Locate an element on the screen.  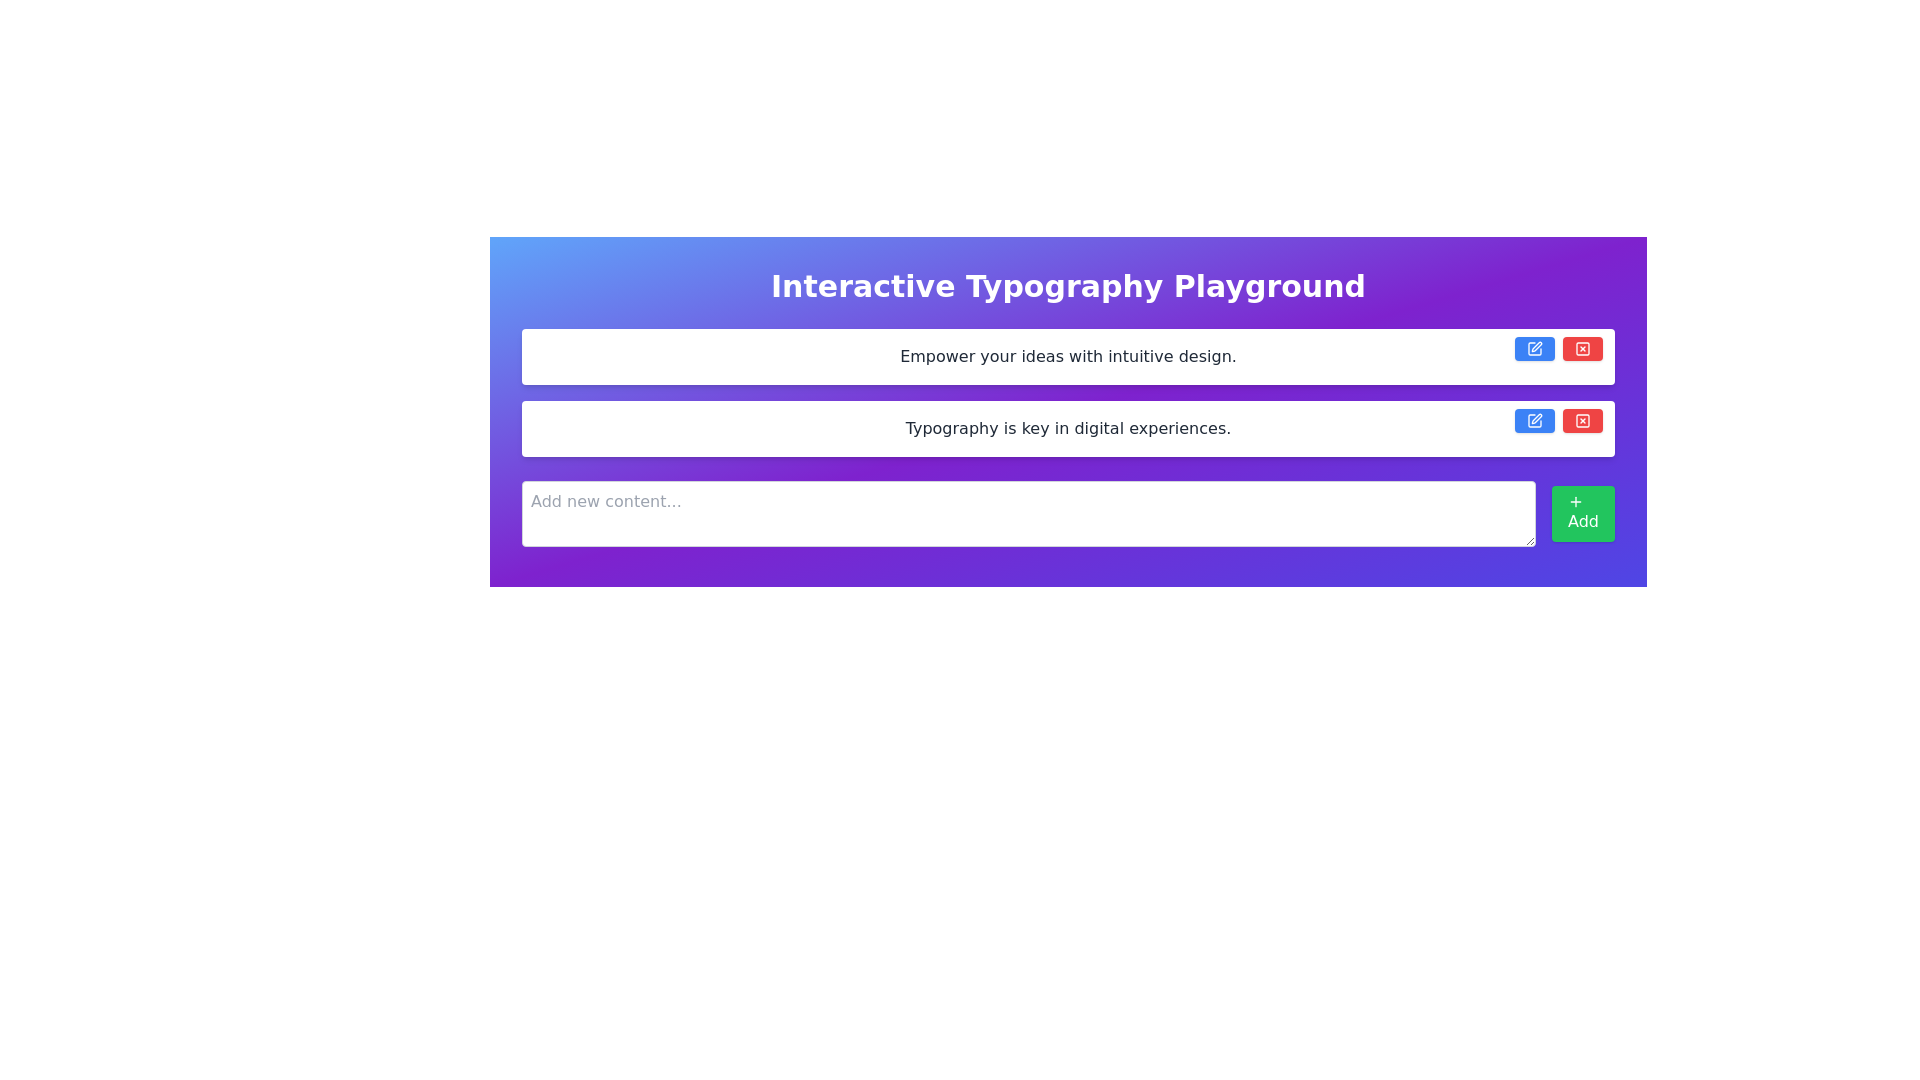
the small plus sign icon within the 'Add' button, which has a green background and white text, located at the bottom right of the interface is located at coordinates (1574, 500).